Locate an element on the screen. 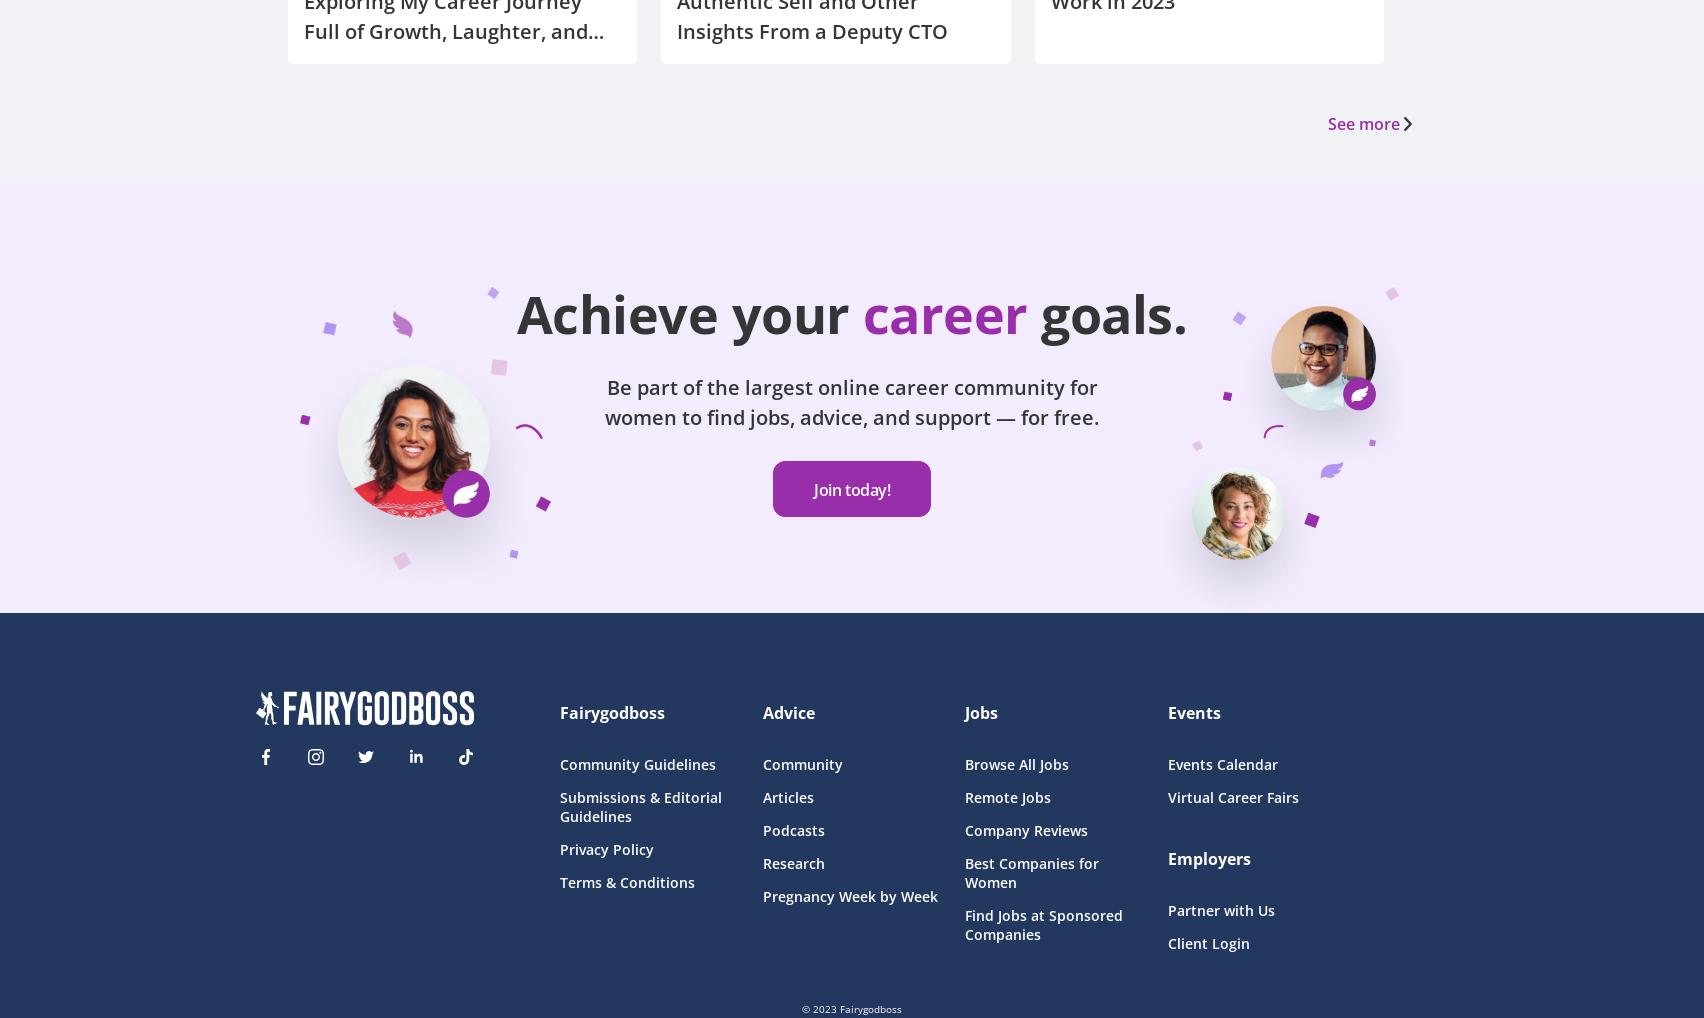 This screenshot has width=1704, height=1018. 'Partner with Us' is located at coordinates (1219, 909).